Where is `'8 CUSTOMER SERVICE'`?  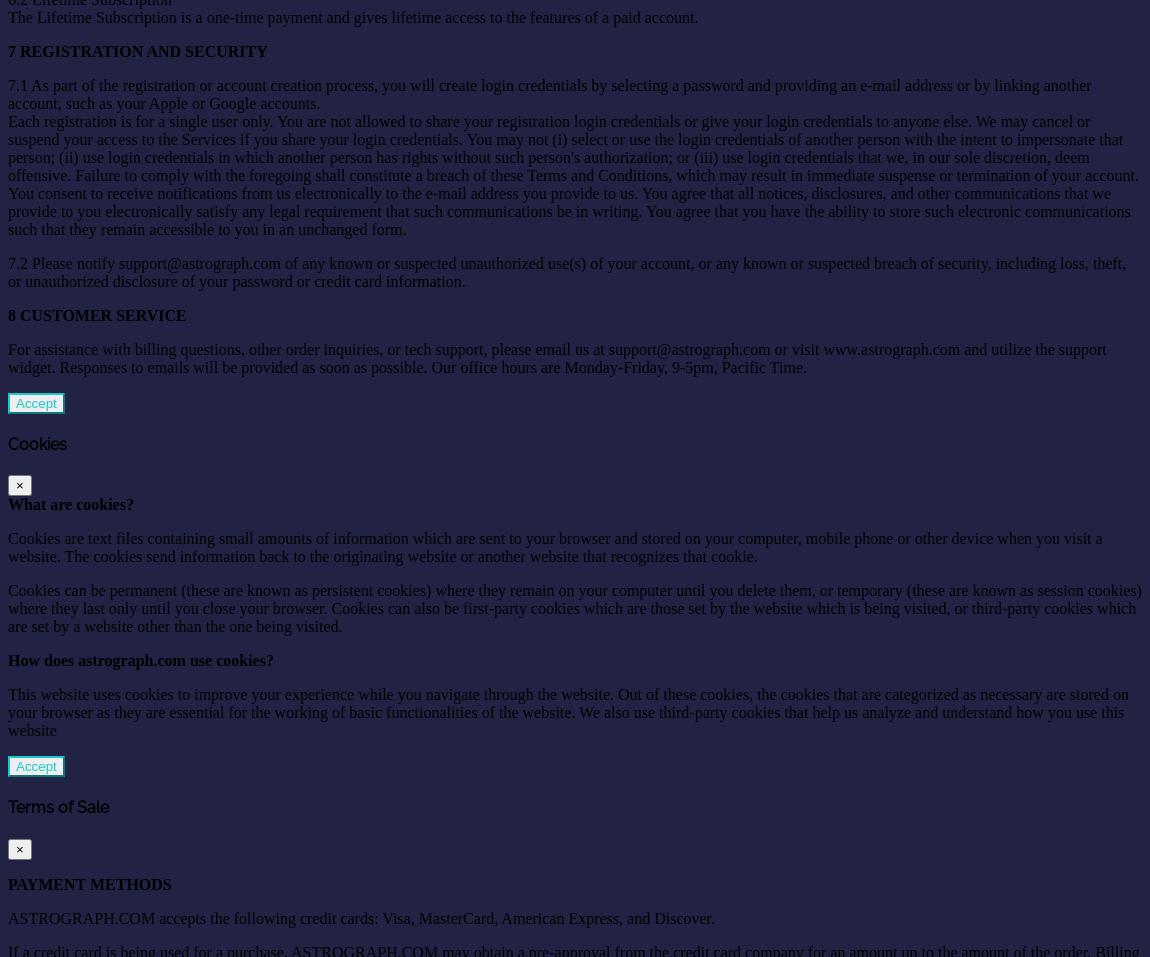 '8 CUSTOMER SERVICE' is located at coordinates (95, 314).